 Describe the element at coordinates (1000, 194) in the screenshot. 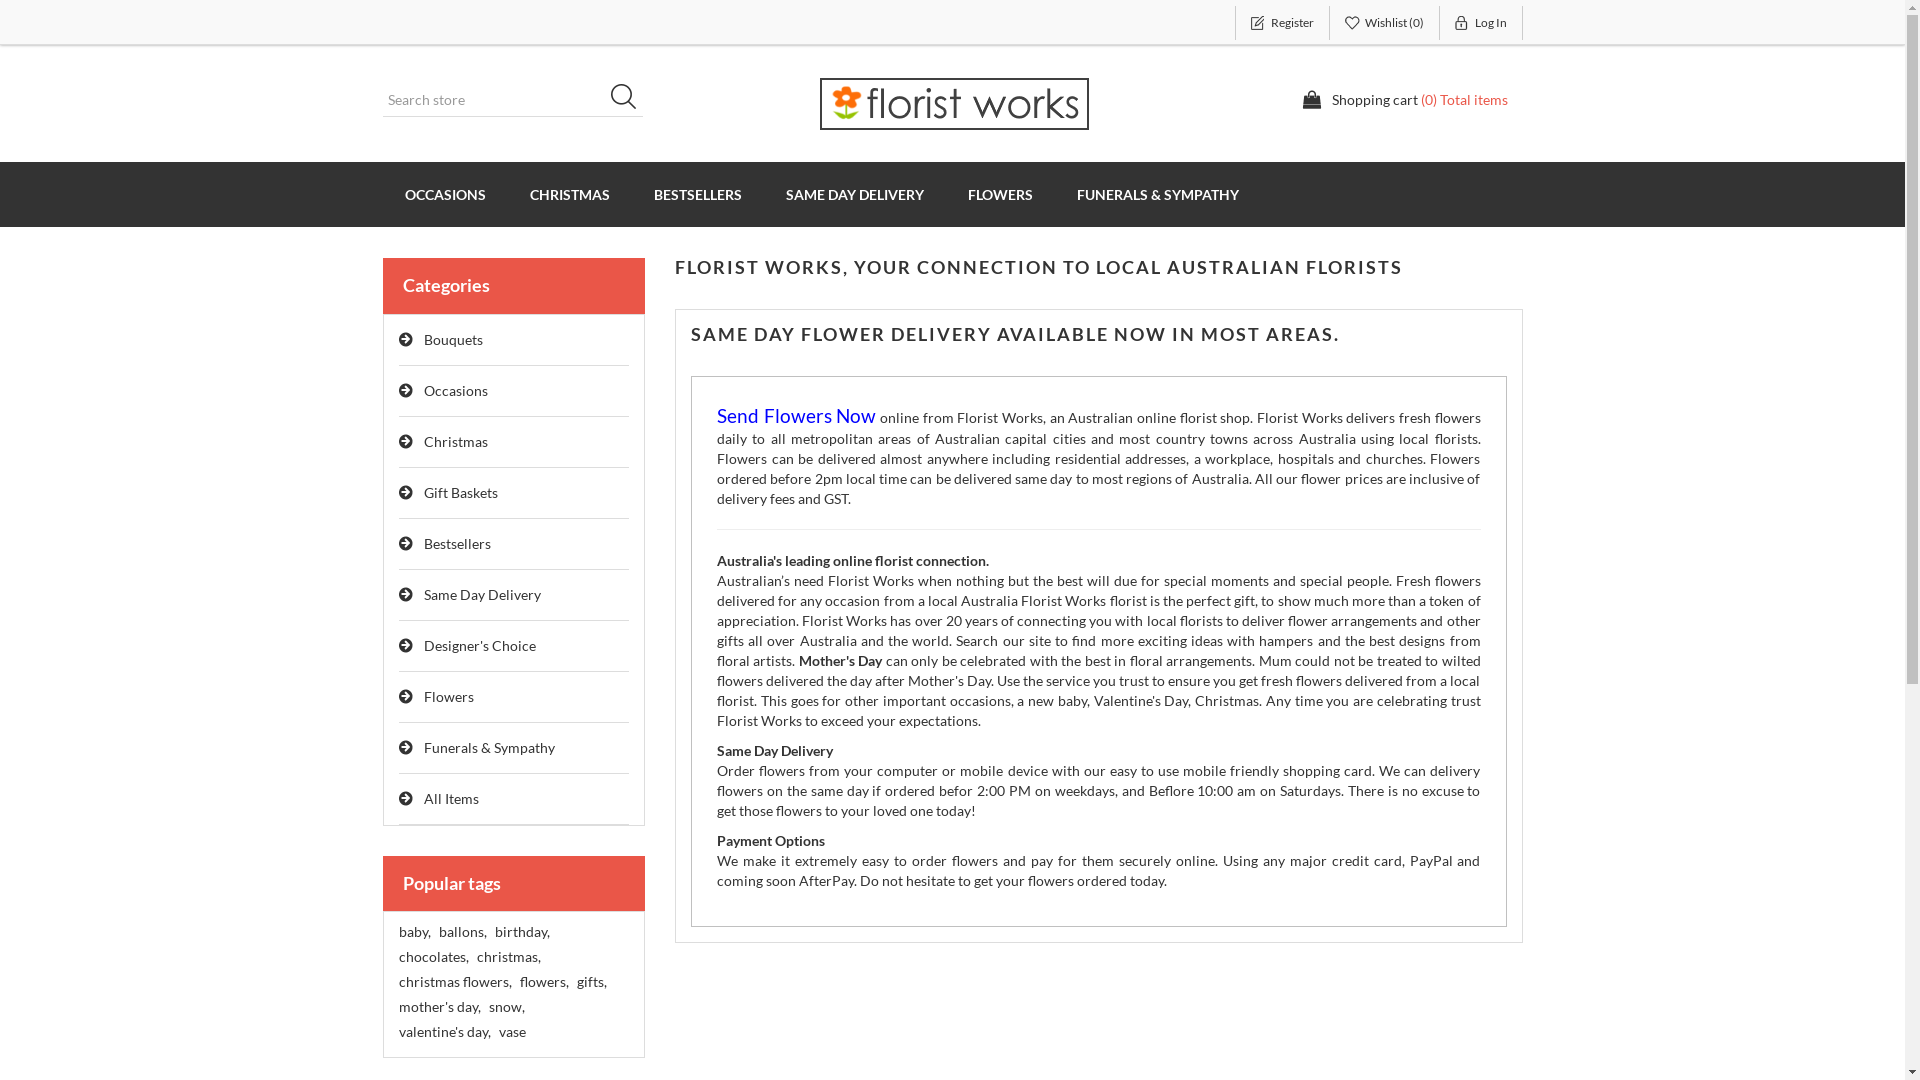

I see `'FLOWERS'` at that location.